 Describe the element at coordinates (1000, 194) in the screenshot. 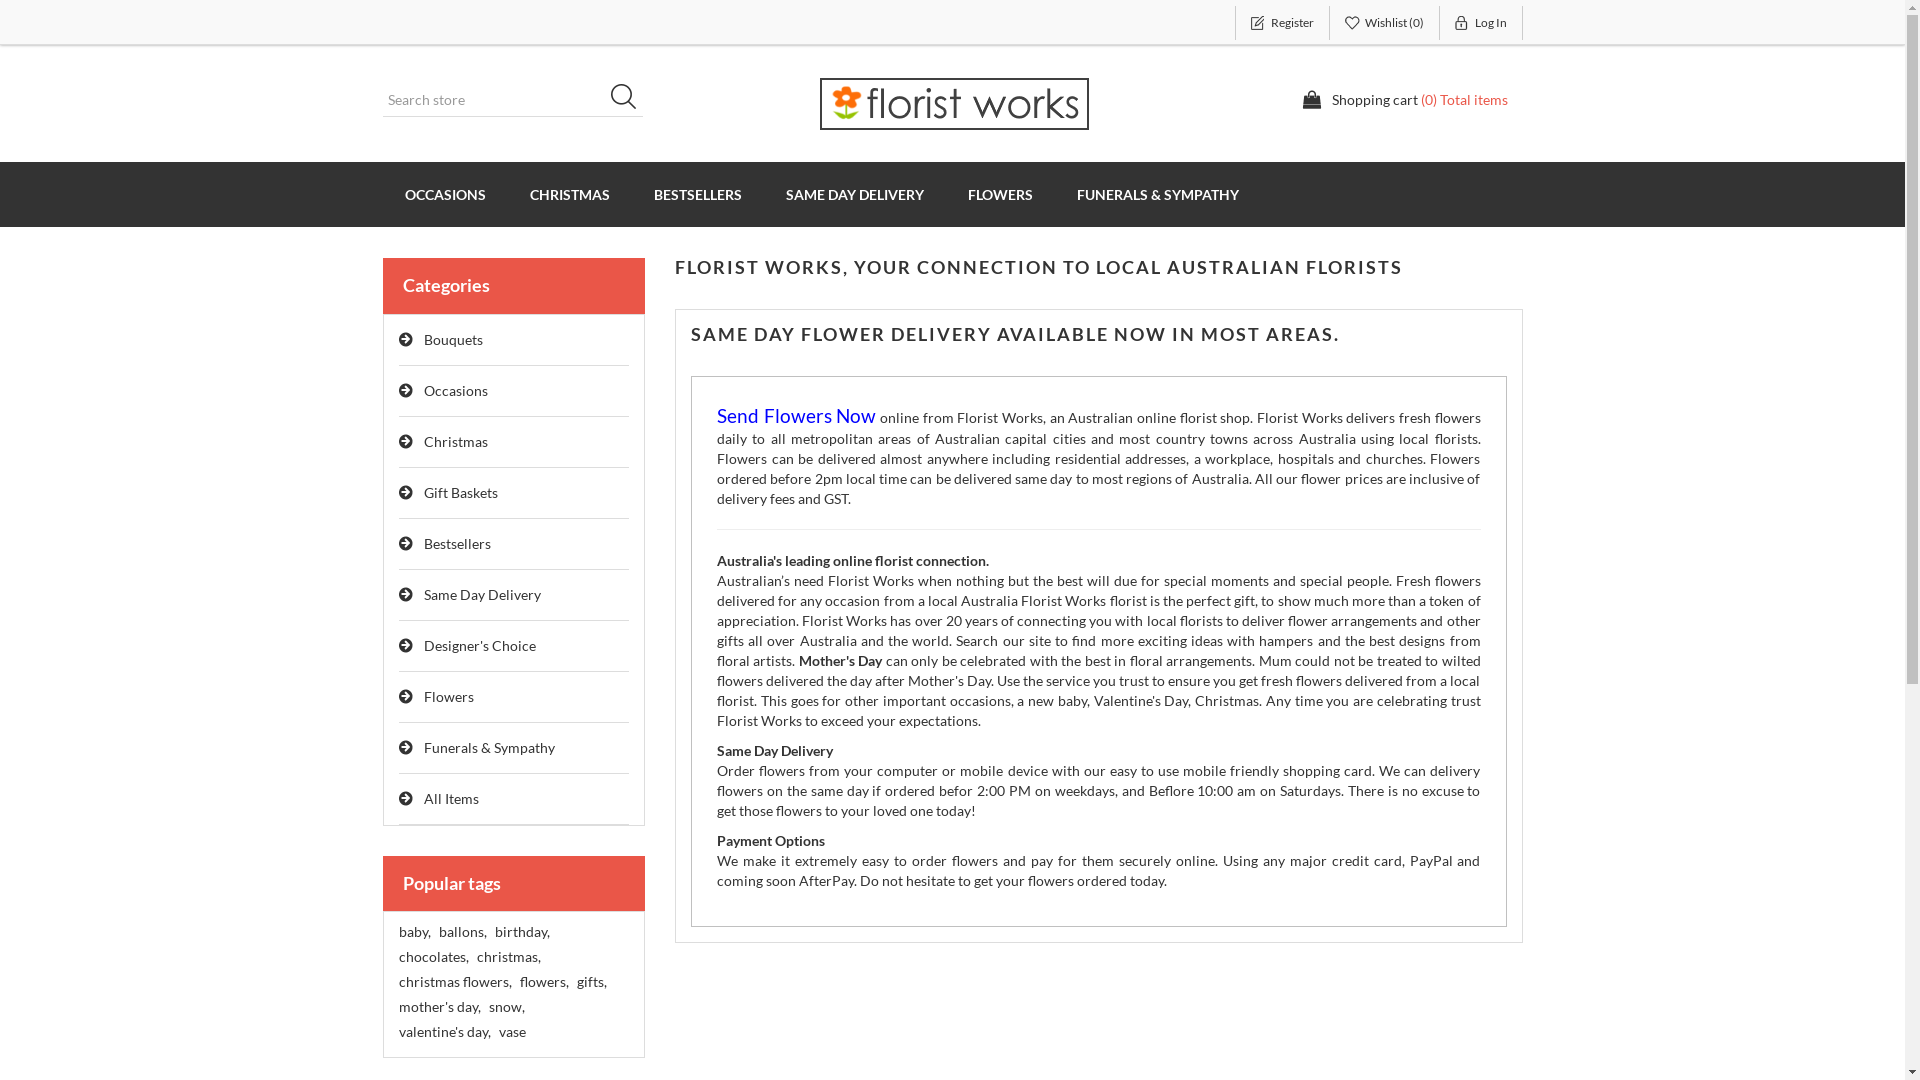

I see `'FLOWERS'` at that location.